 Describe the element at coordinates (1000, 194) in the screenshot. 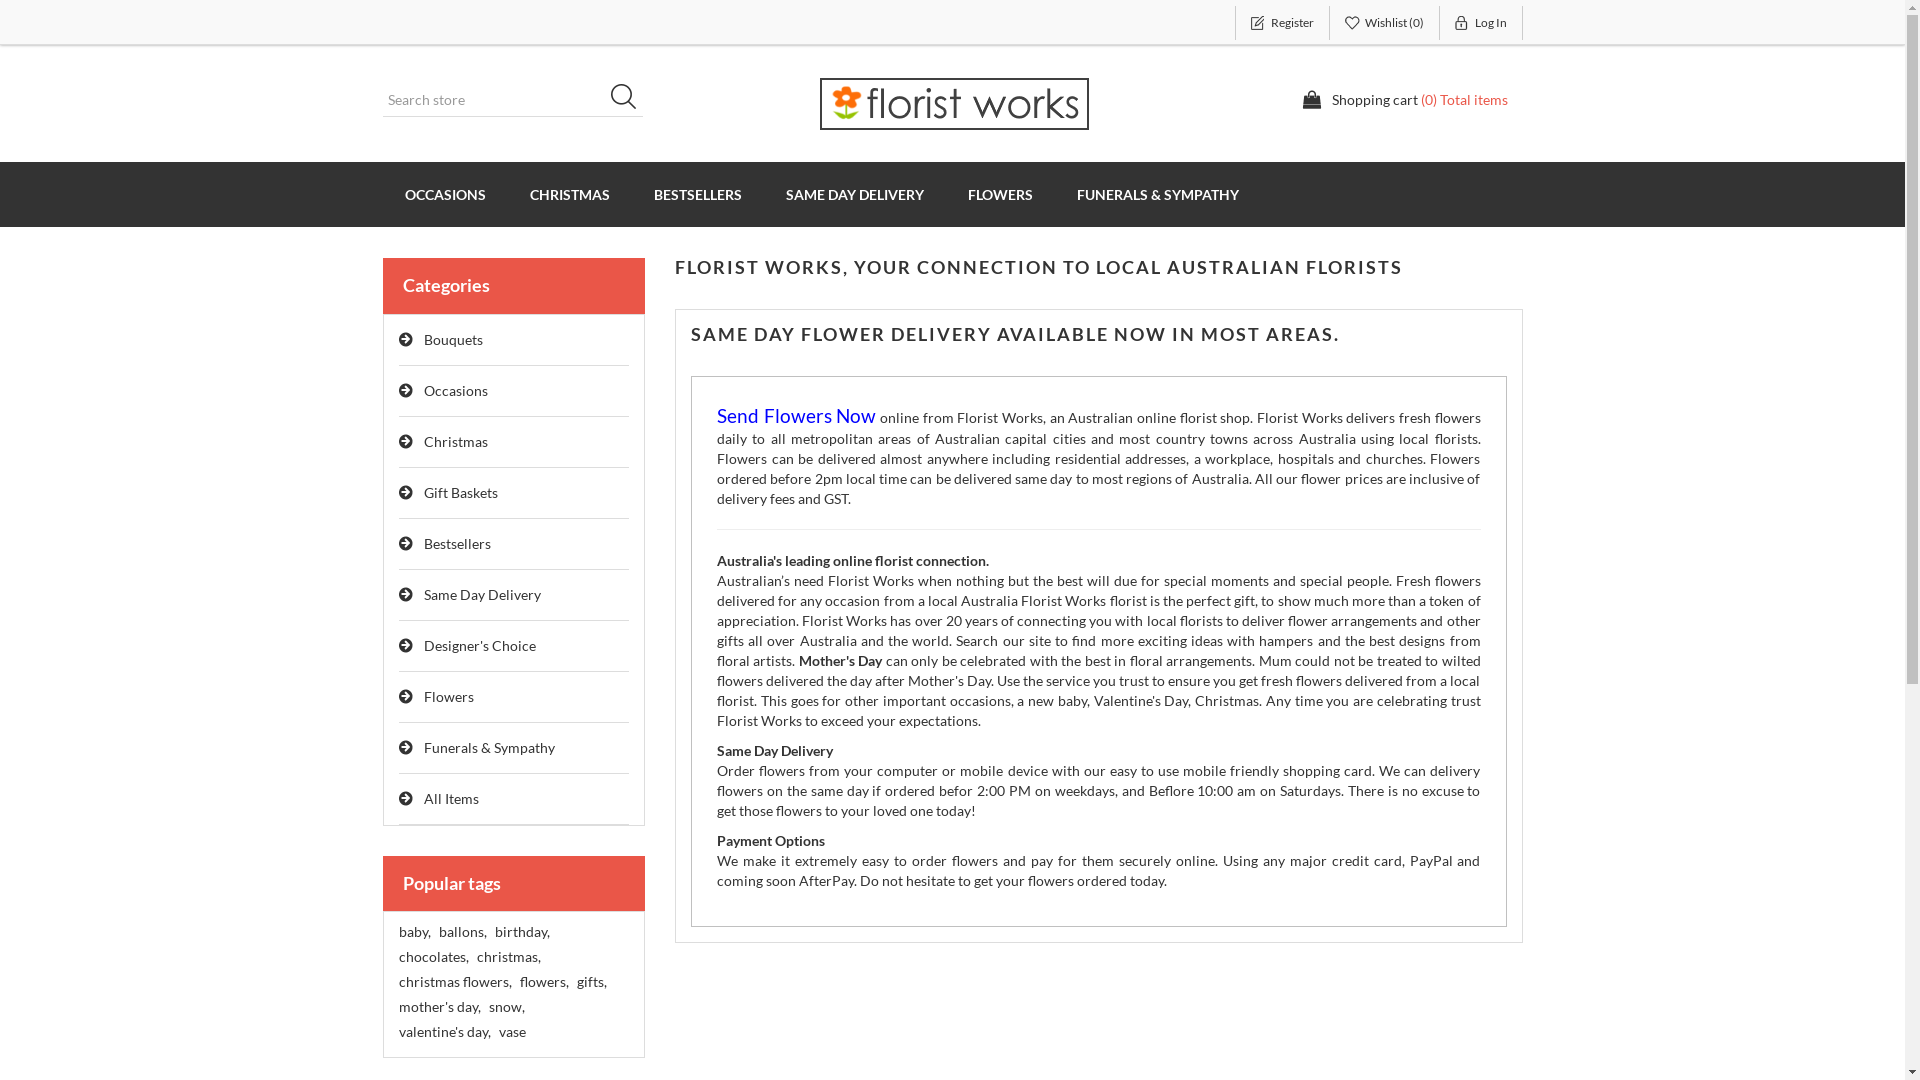

I see `'FLOWERS'` at that location.